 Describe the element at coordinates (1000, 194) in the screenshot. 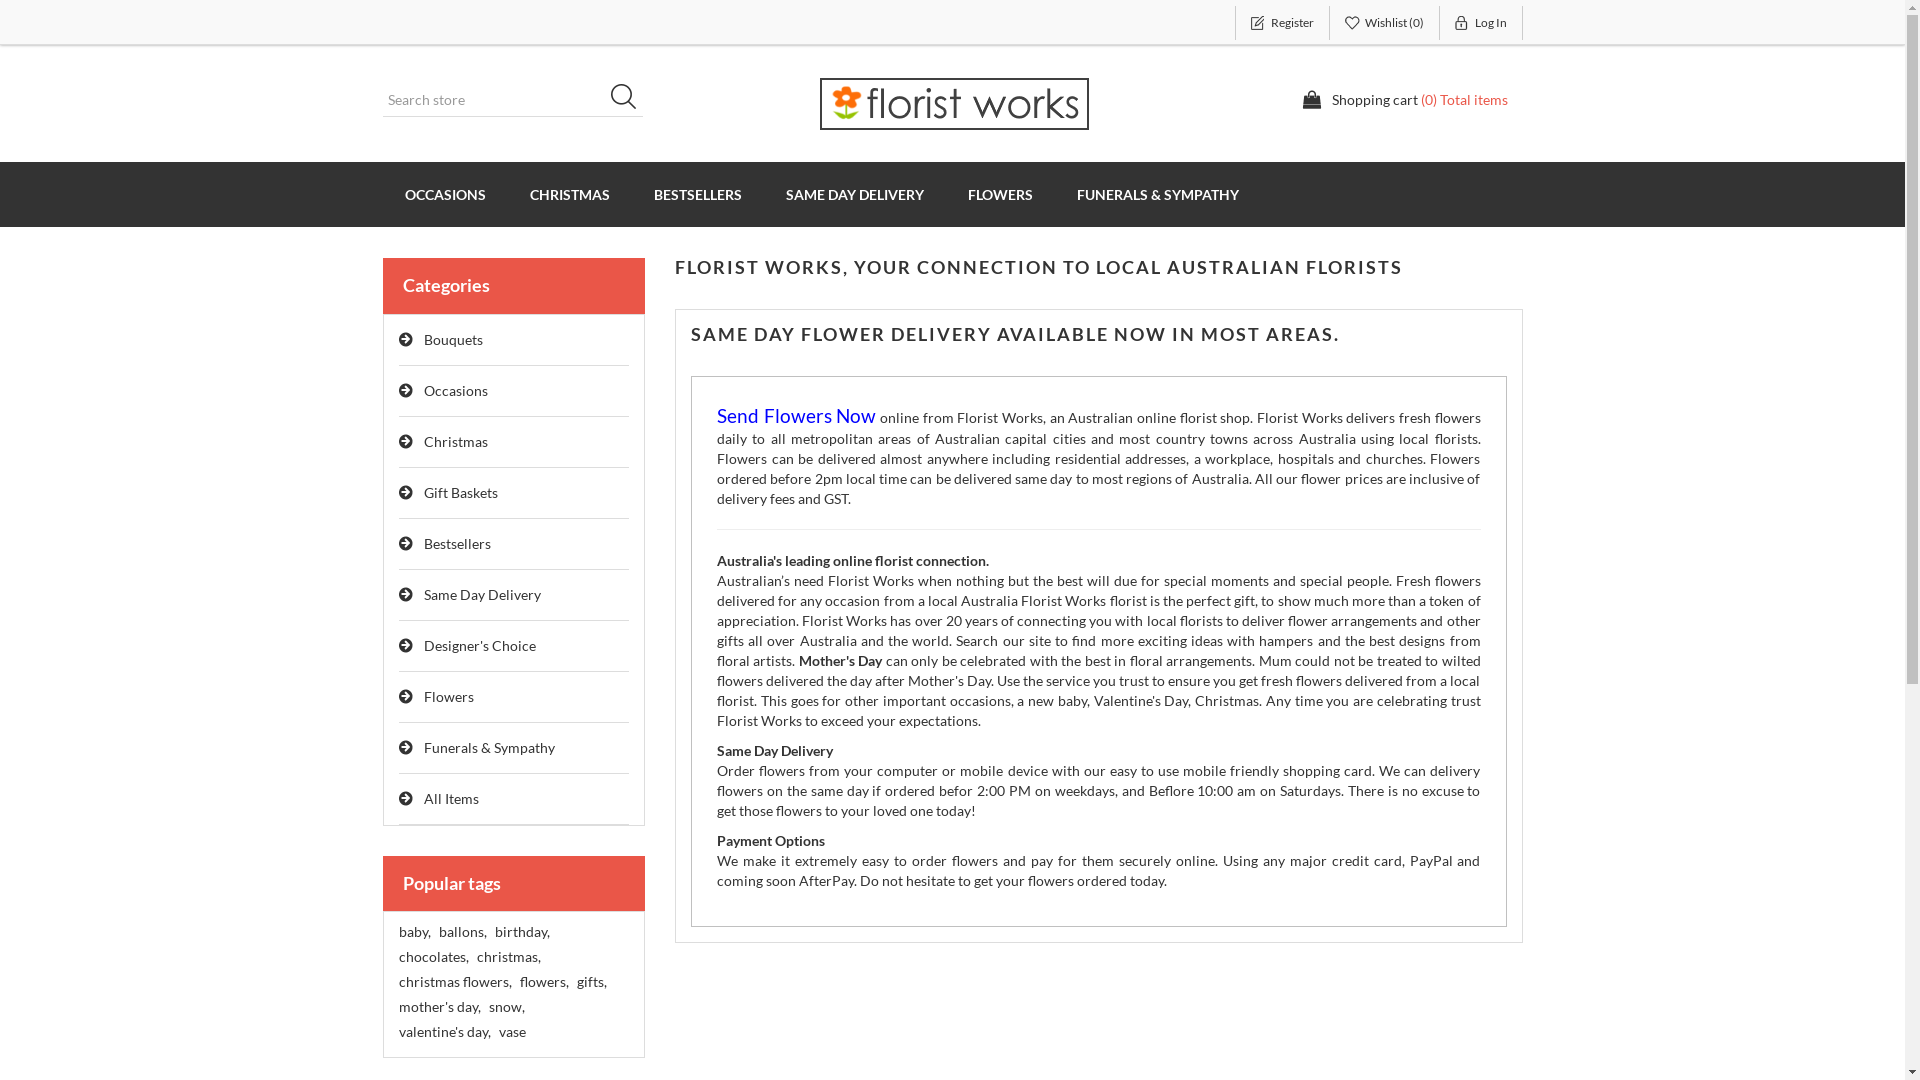

I see `'FLOWERS'` at that location.